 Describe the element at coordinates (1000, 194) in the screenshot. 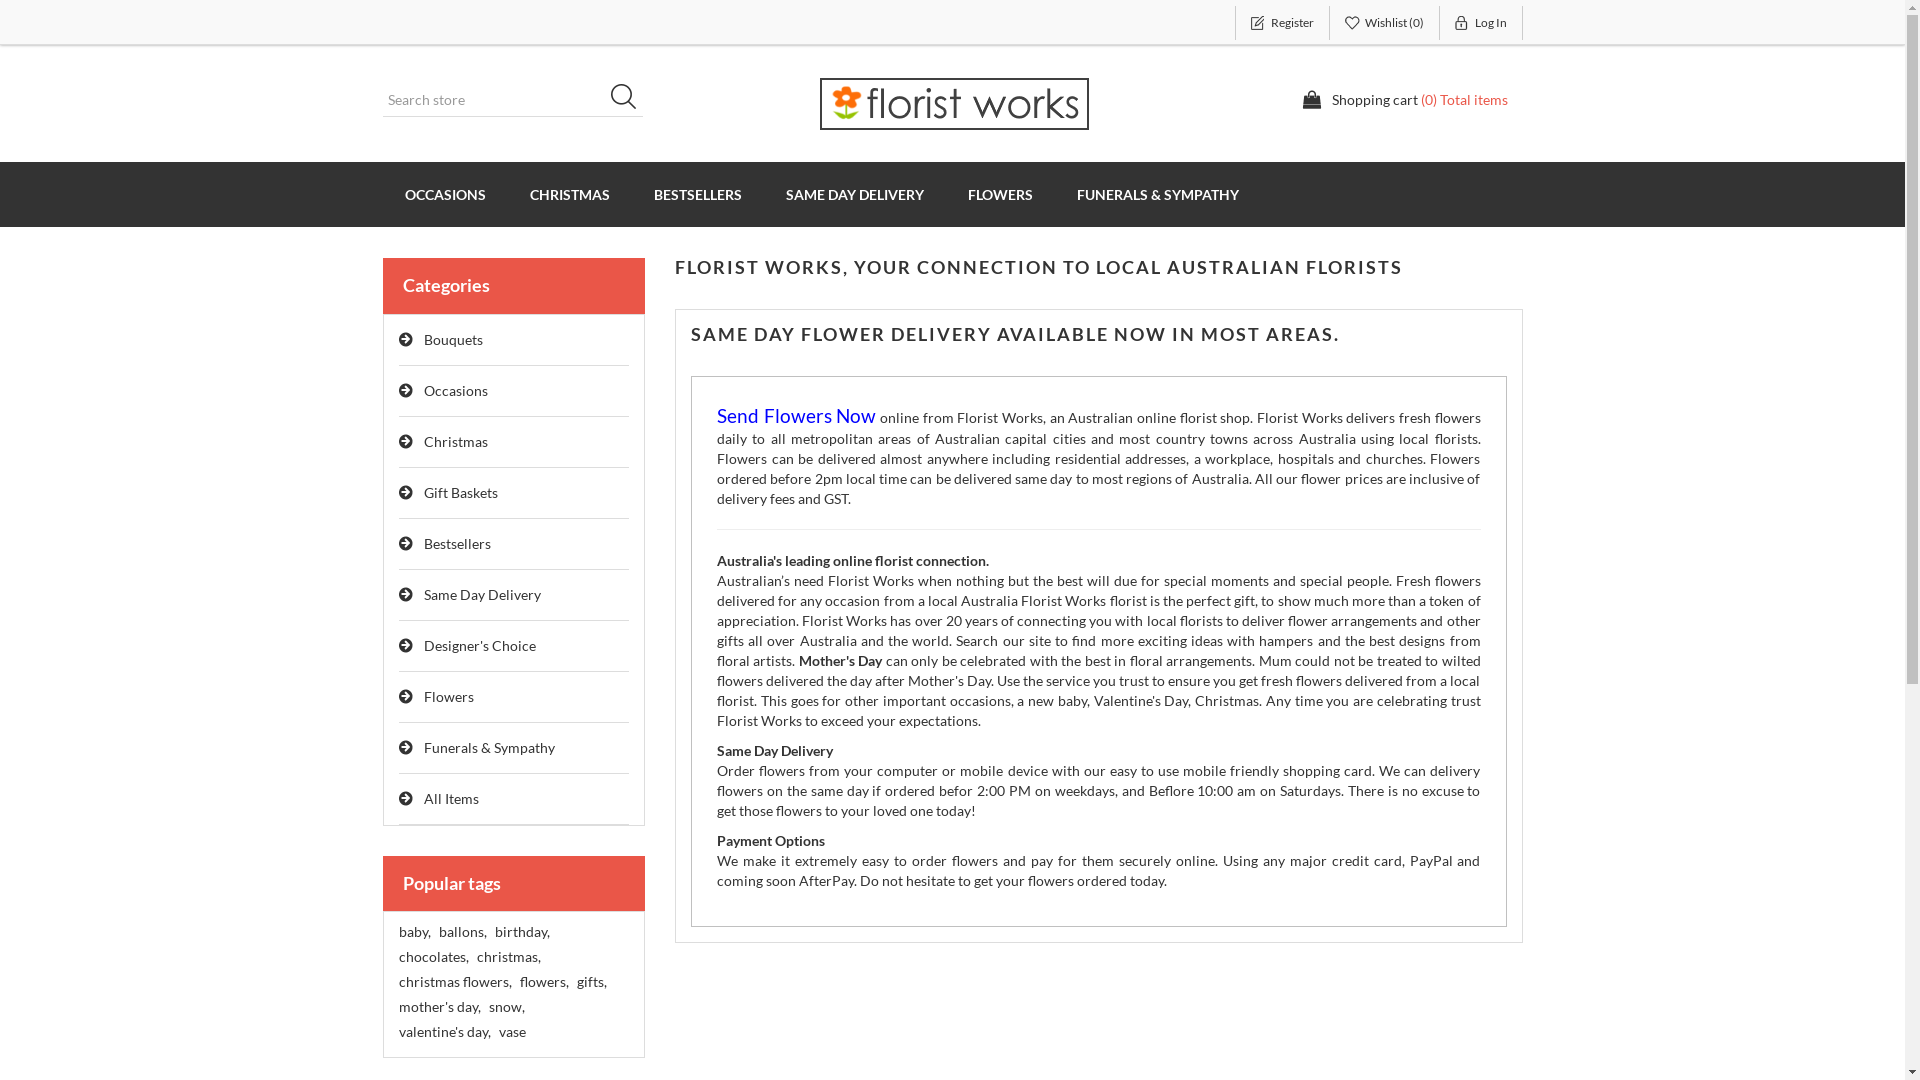

I see `'FLOWERS'` at that location.